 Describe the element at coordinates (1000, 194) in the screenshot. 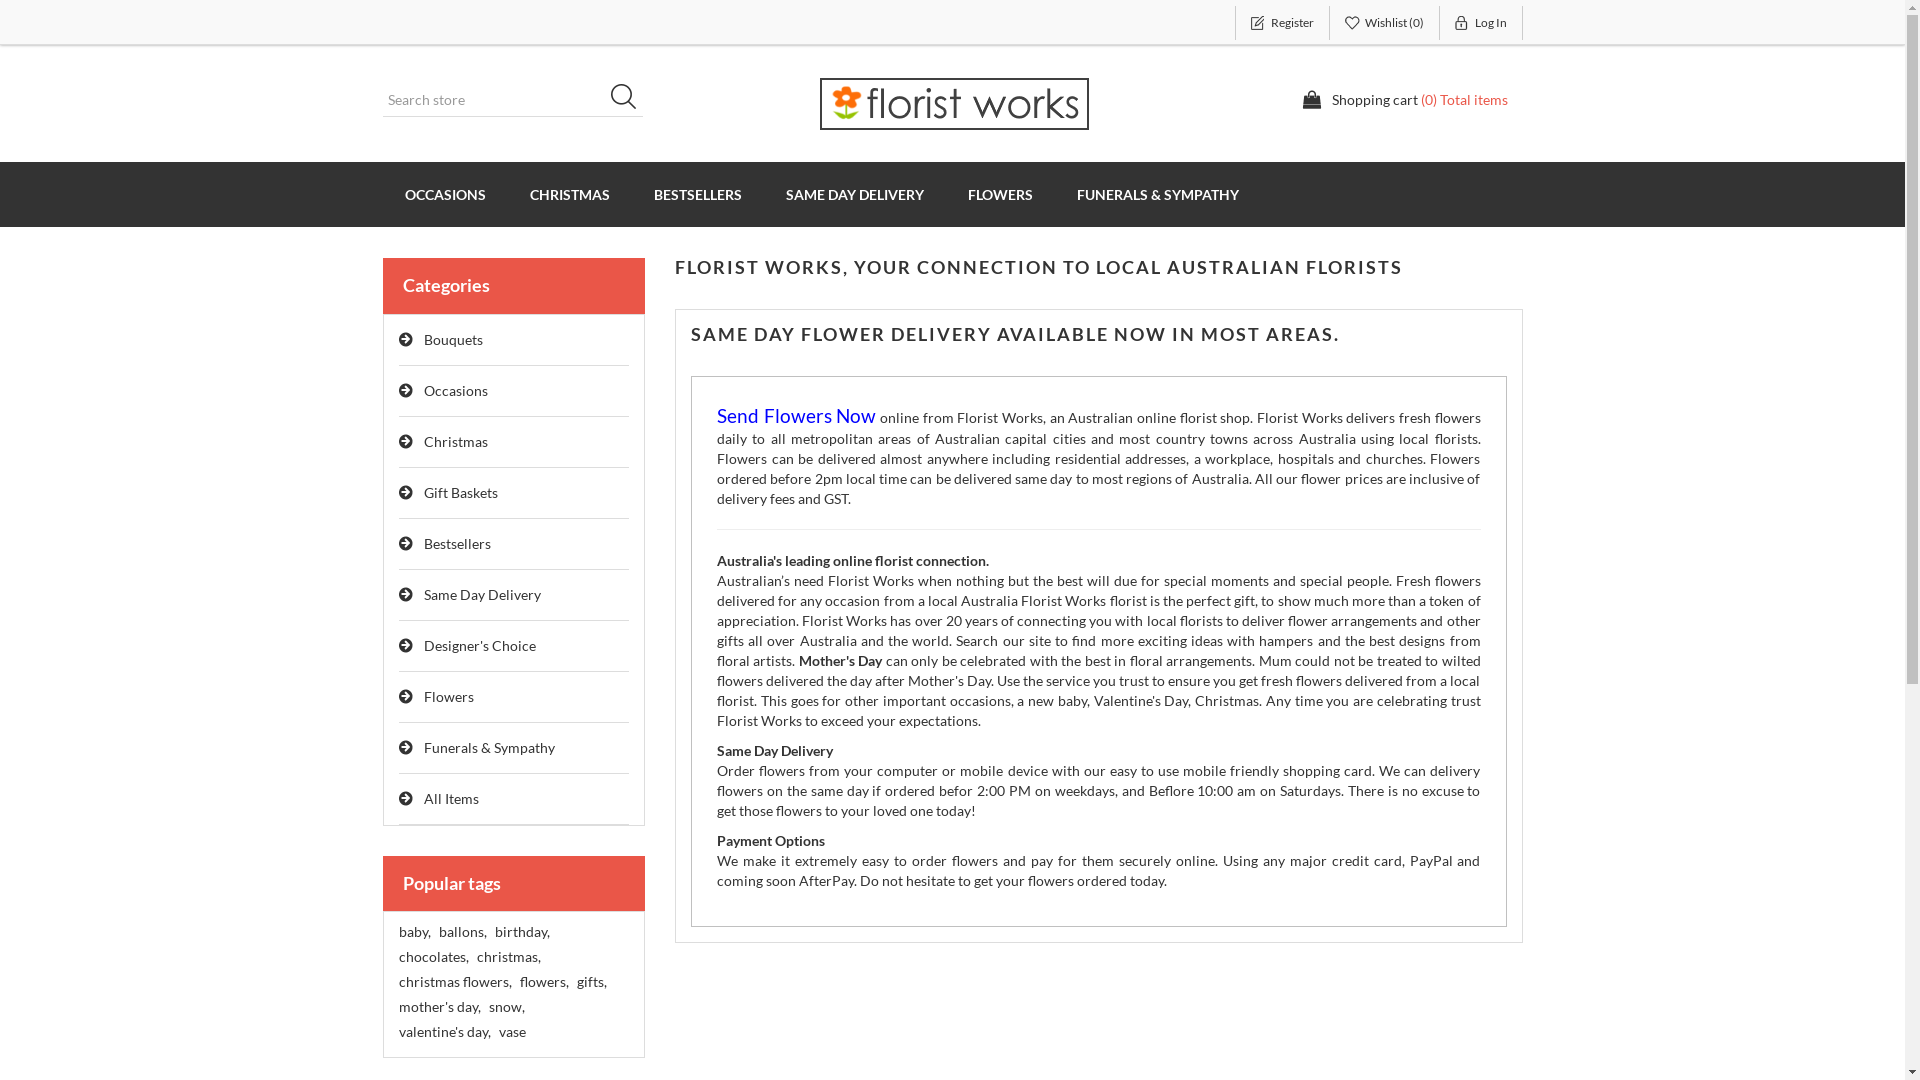

I see `'FLOWERS'` at that location.